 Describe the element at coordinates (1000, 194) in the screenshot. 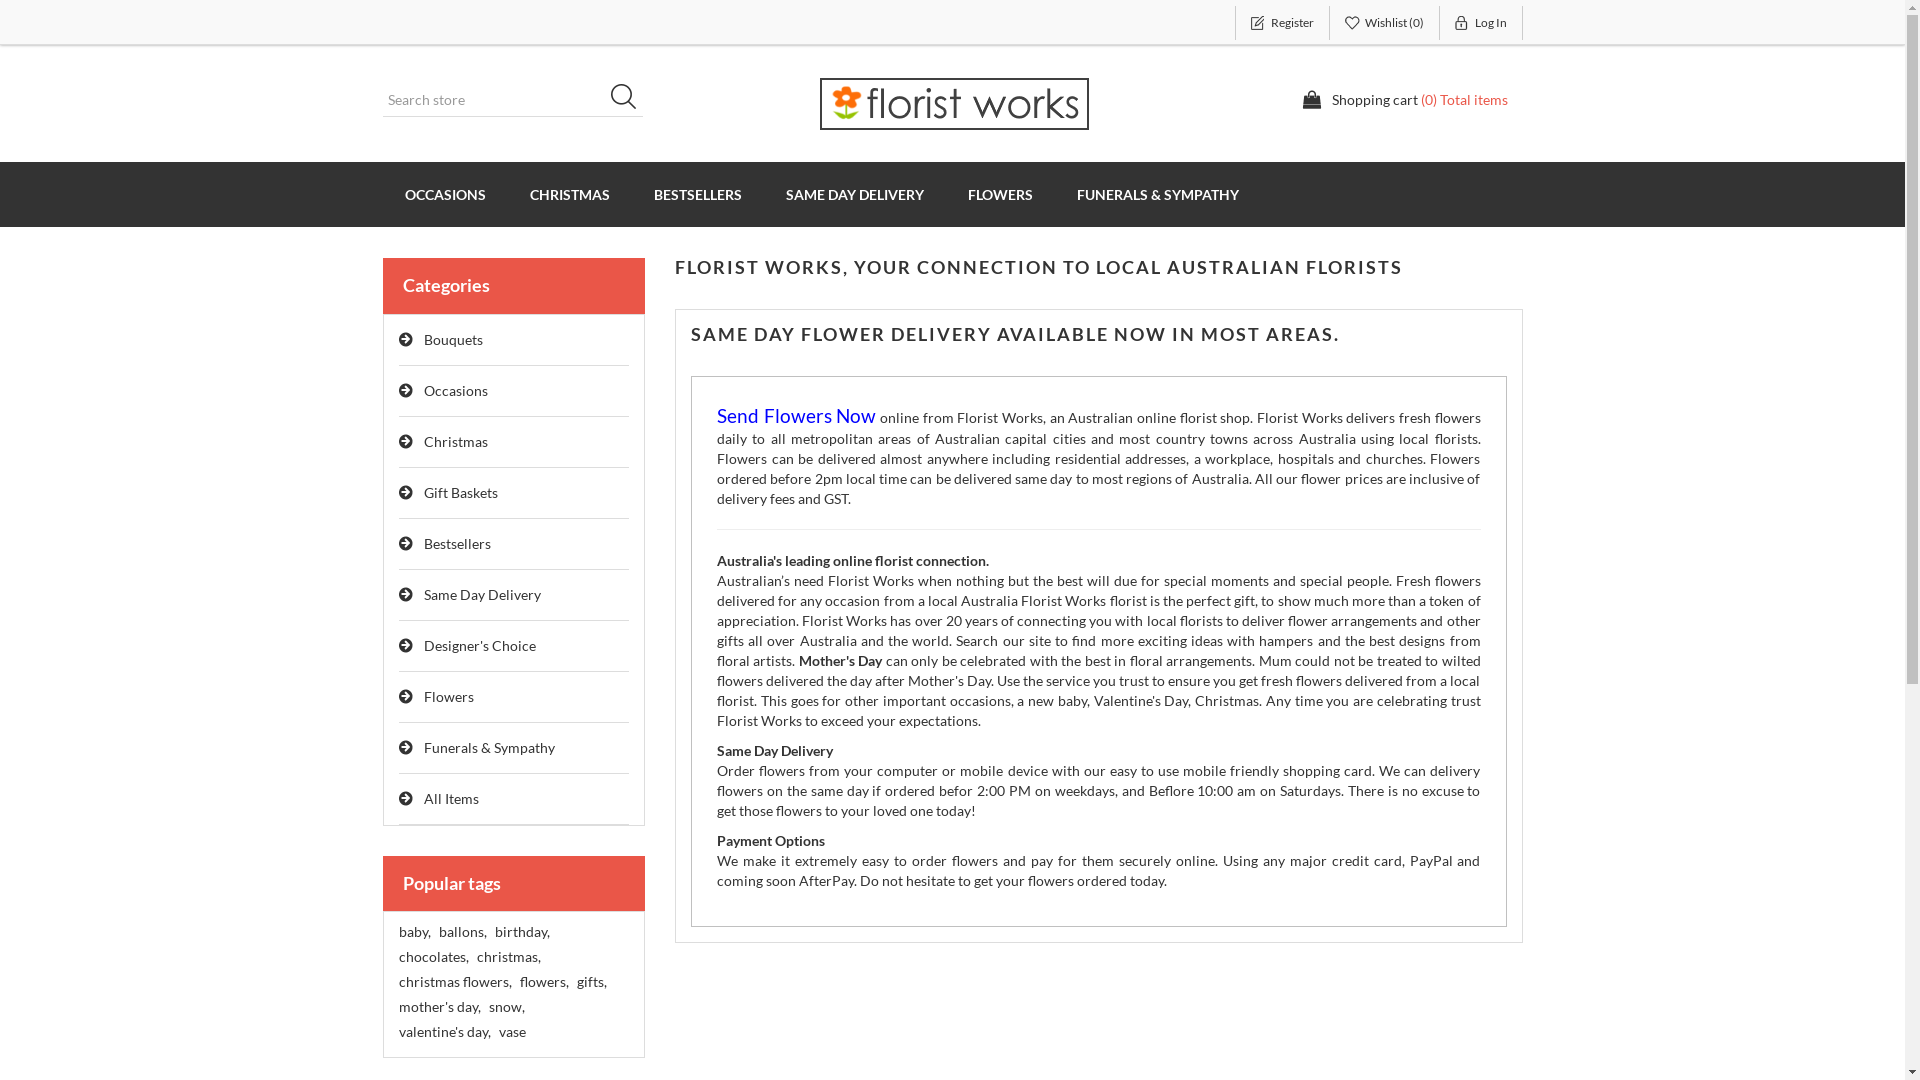

I see `'FLOWERS'` at that location.